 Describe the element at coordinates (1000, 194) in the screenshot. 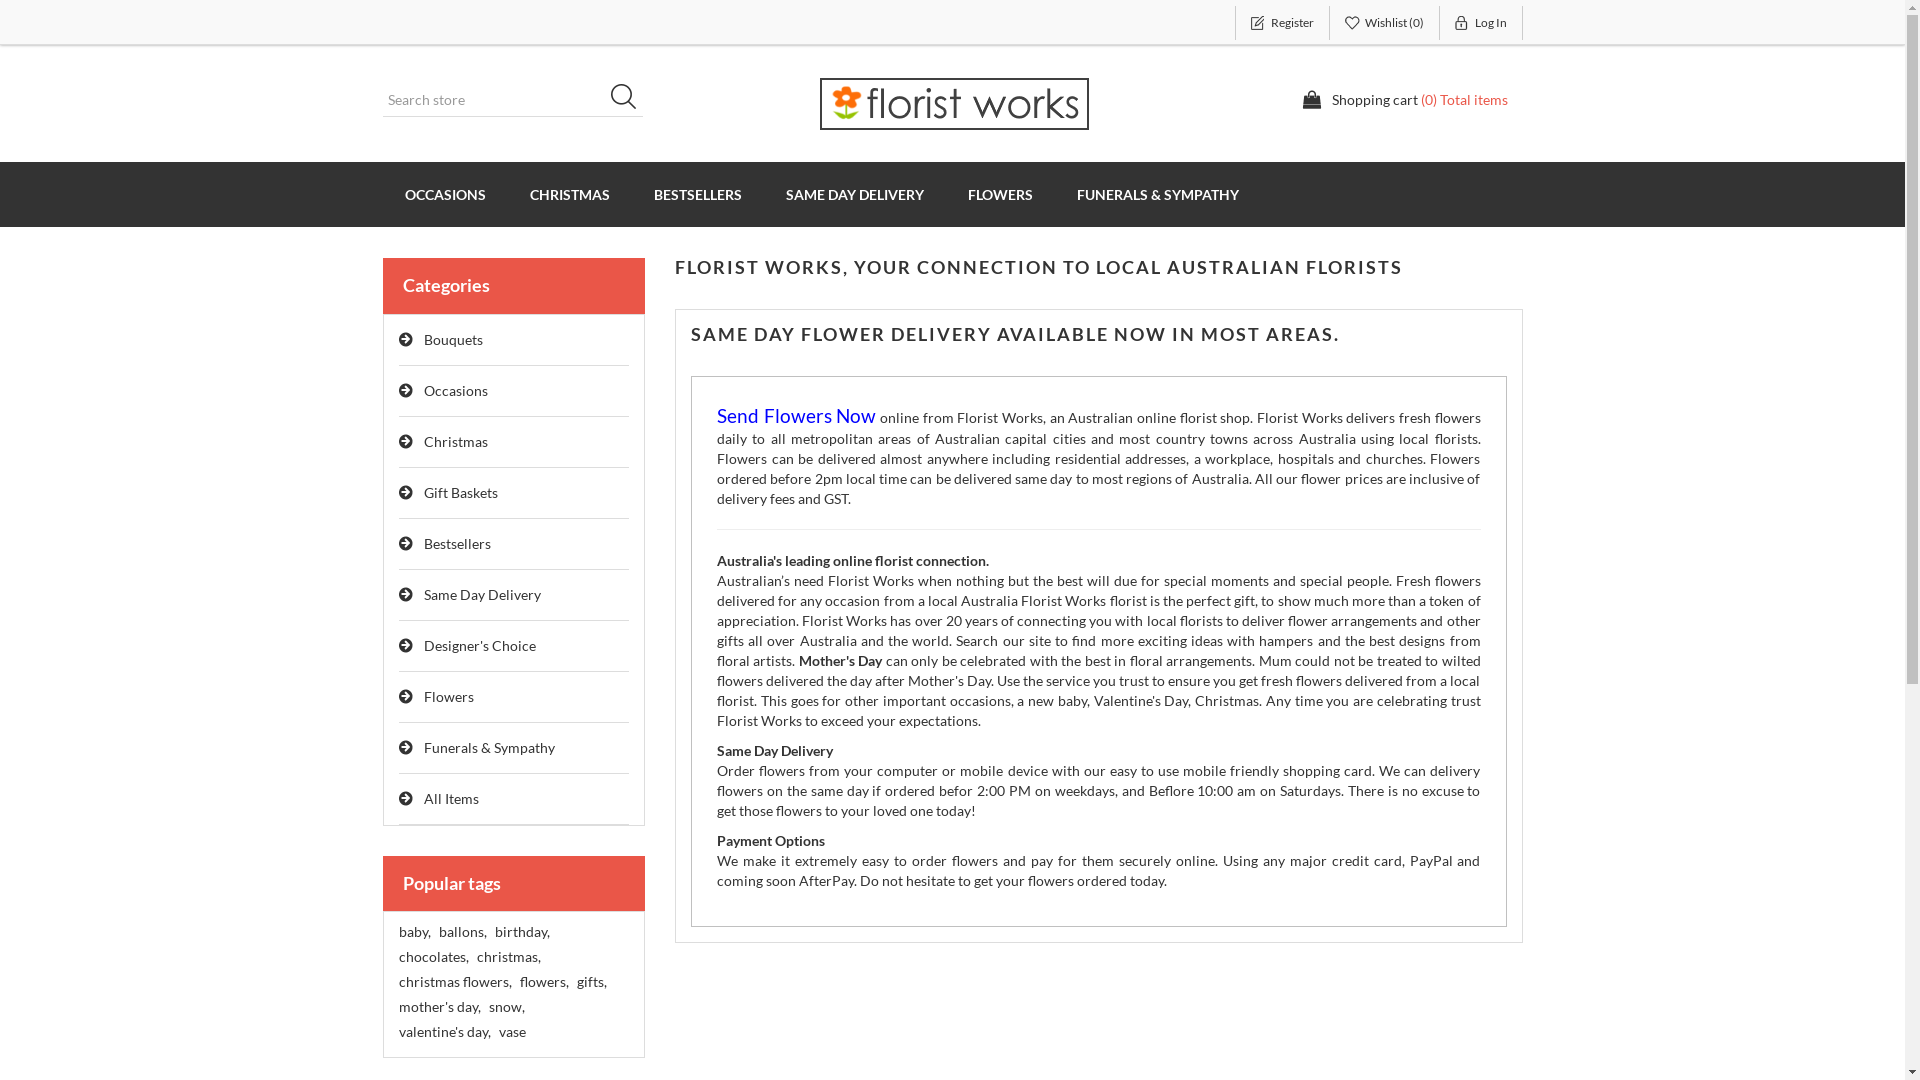

I see `'FLOWERS'` at that location.